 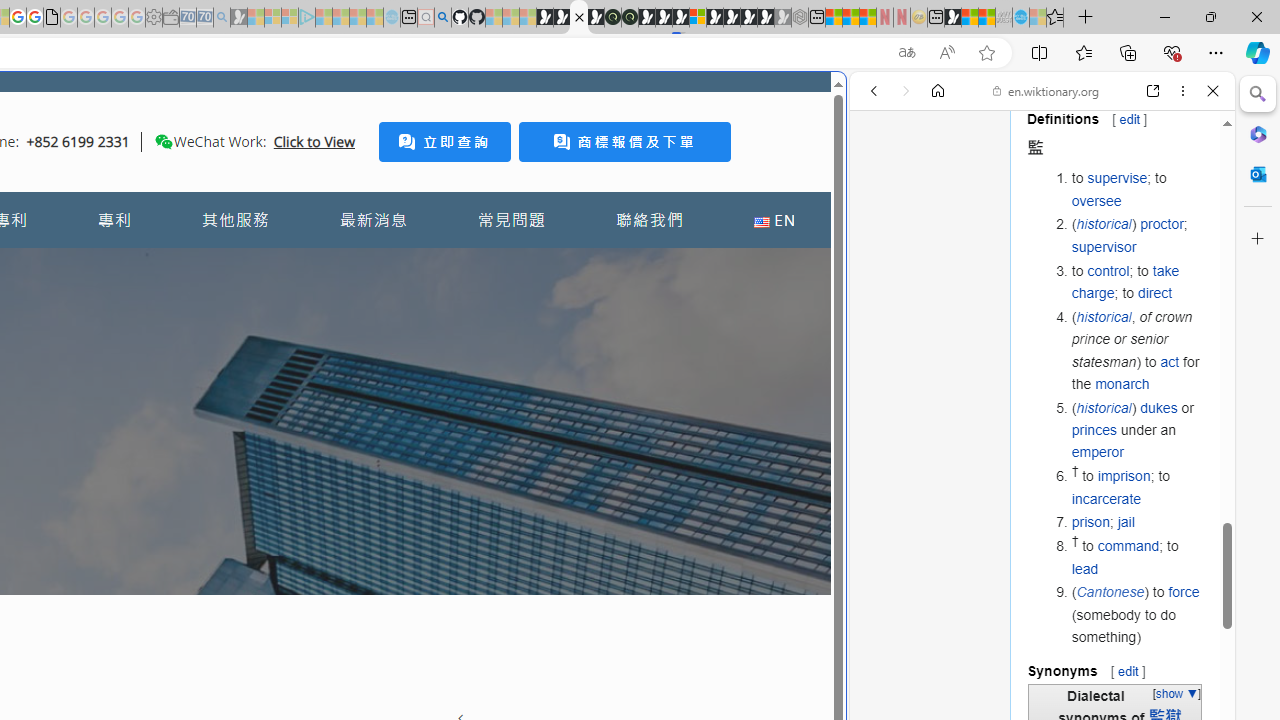 What do you see at coordinates (222, 17) in the screenshot?
I see `'Bing Real Estate - Home sales and rental listings - Sleeping'` at bounding box center [222, 17].